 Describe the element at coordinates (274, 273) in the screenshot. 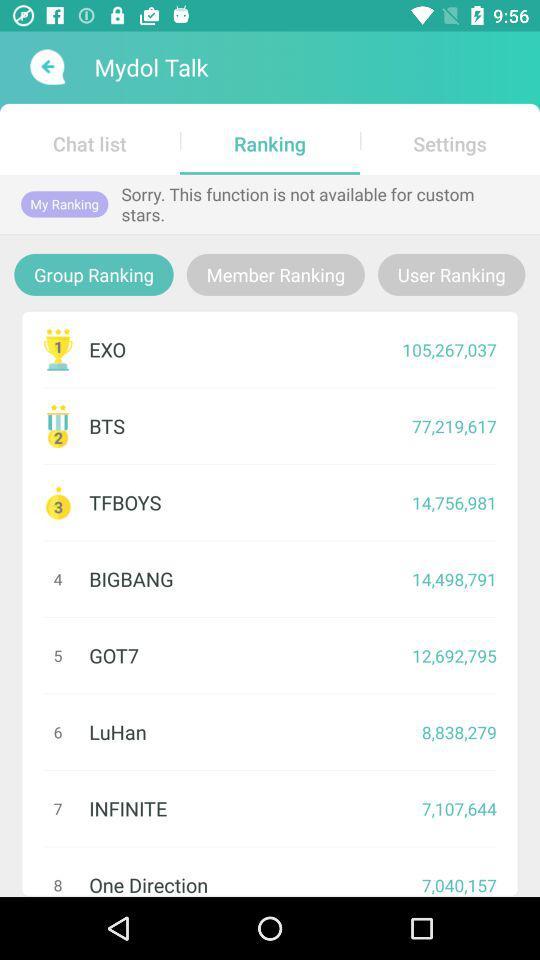

I see `the icon next to the user ranking icon` at that location.